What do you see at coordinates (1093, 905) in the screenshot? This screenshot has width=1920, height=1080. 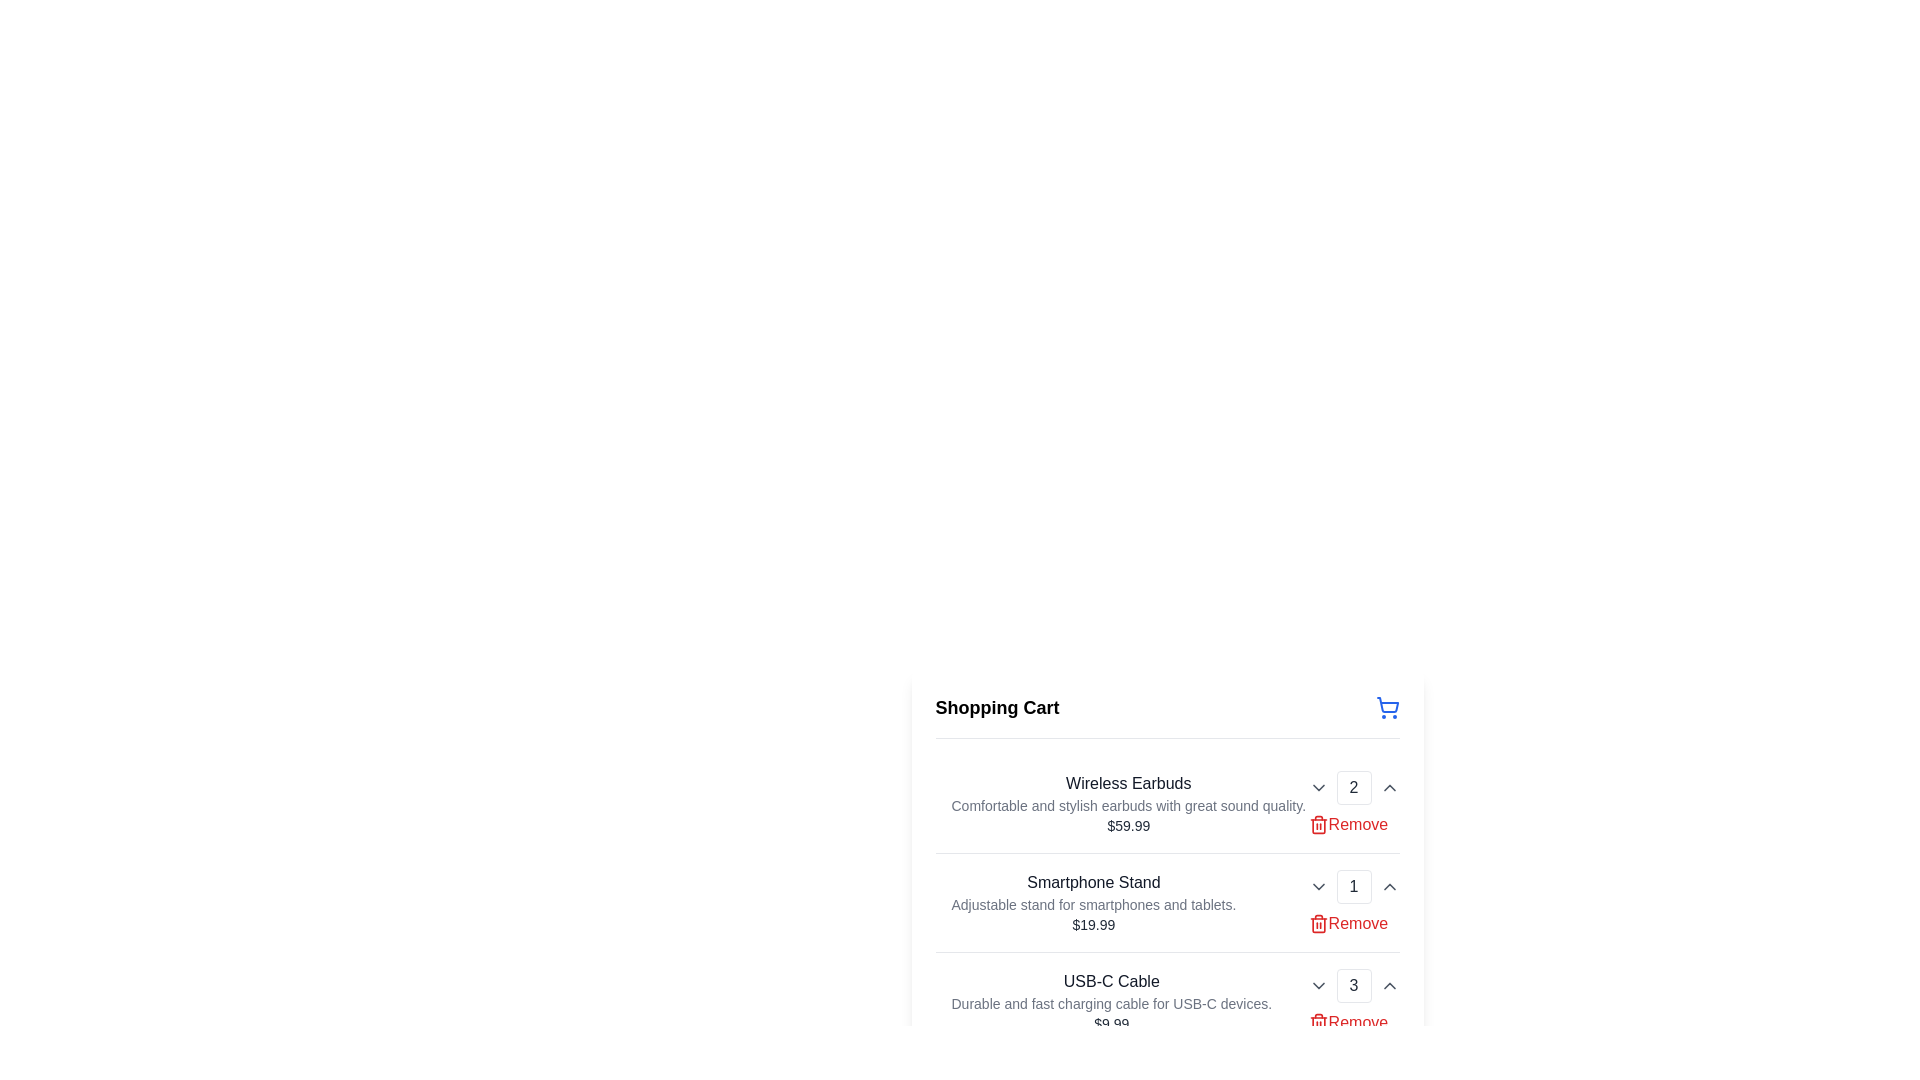 I see `the text label that displays 'Adjustable stand for smartphones and tablets.' in gray color, located below the product name 'Smartphone Stand' in the shopping cart interface` at bounding box center [1093, 905].